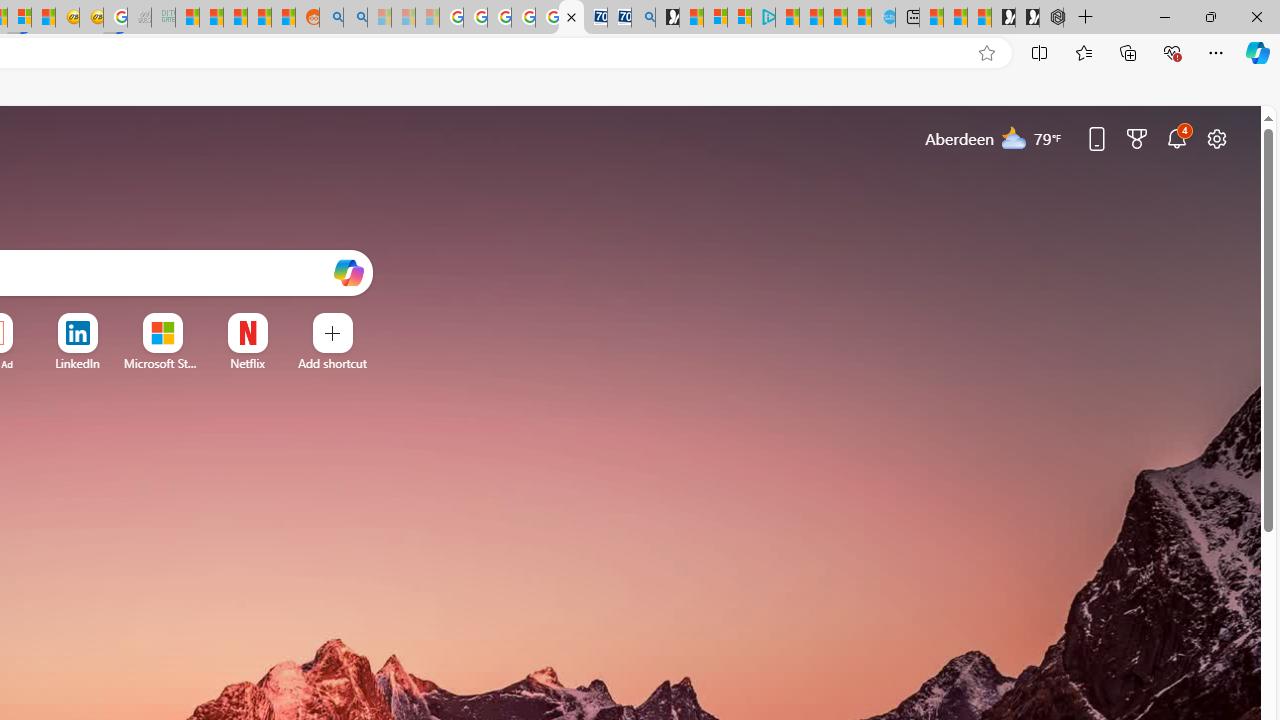 The image size is (1280, 720). Describe the element at coordinates (1014, 136) in the screenshot. I see `'Mostly cloudy'` at that location.